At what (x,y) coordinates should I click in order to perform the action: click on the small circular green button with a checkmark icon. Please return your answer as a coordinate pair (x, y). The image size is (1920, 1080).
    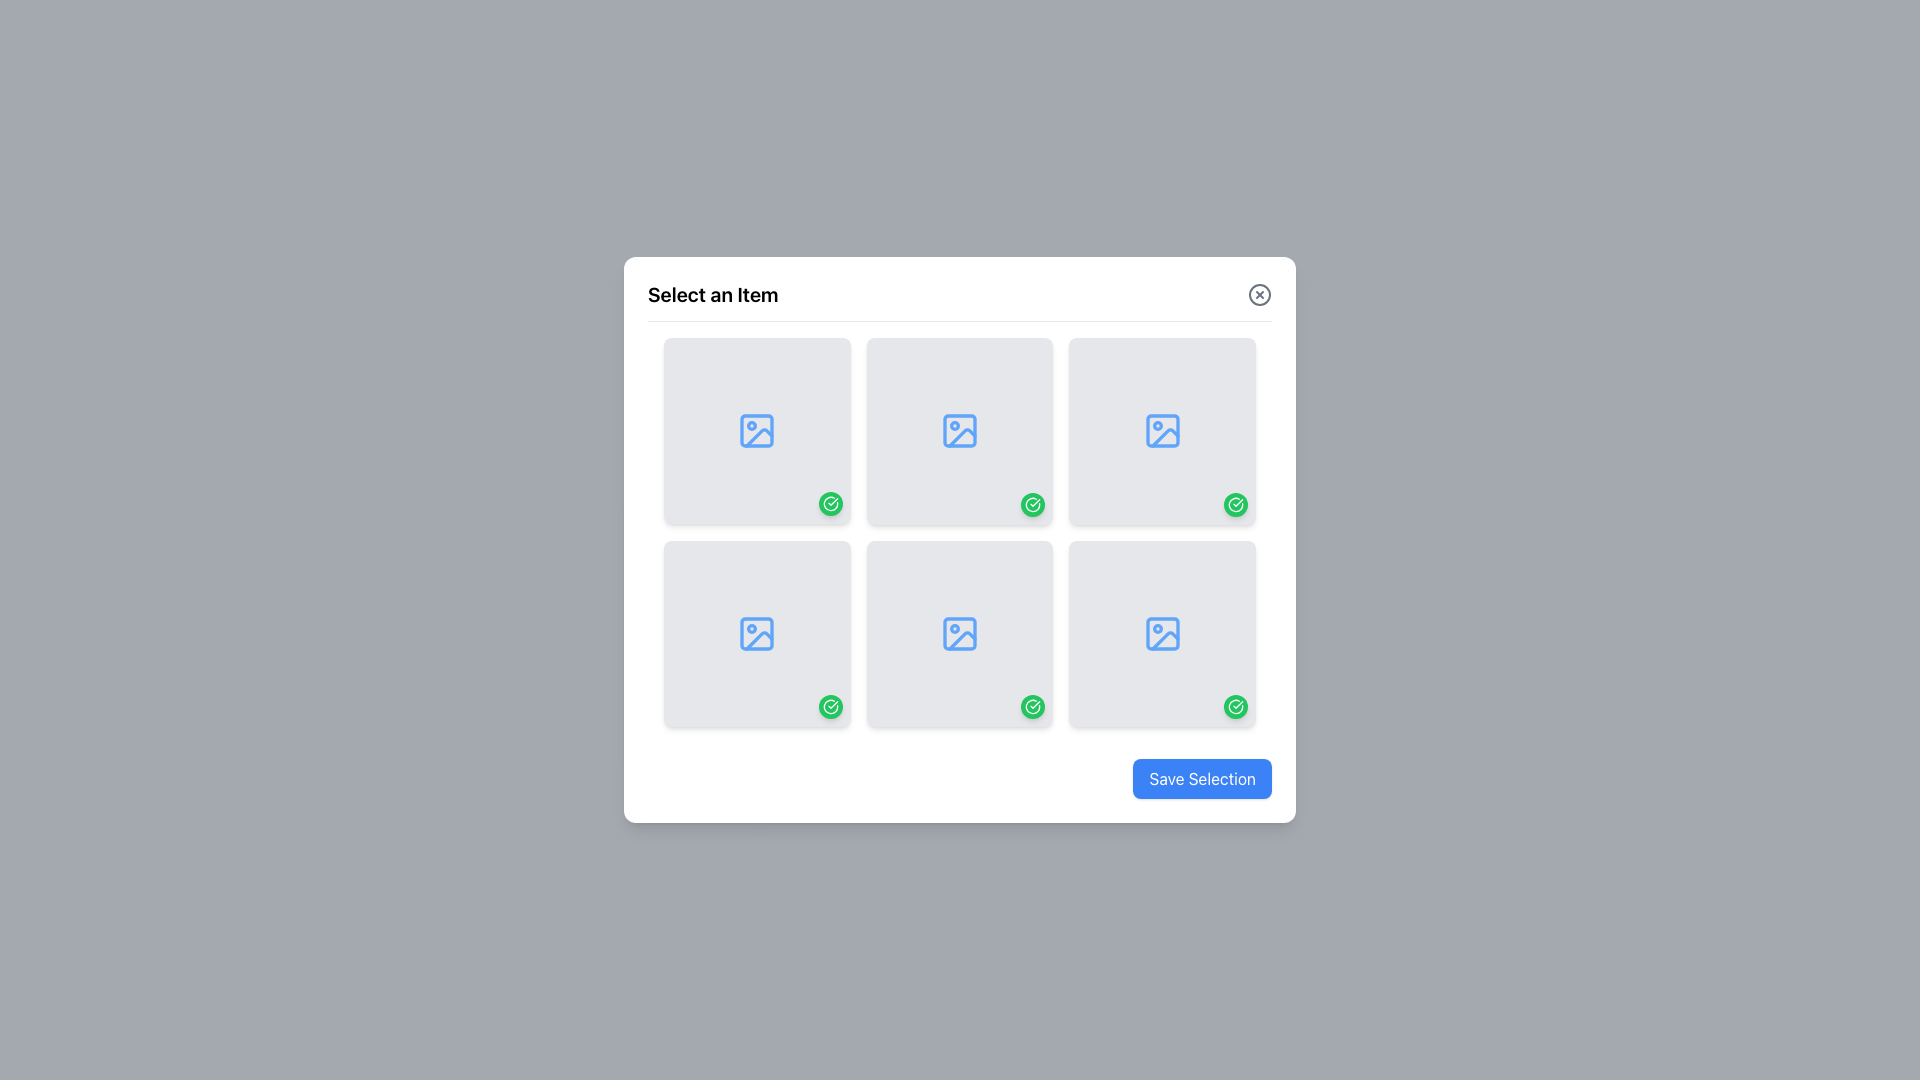
    Looking at the image, I should click on (830, 503).